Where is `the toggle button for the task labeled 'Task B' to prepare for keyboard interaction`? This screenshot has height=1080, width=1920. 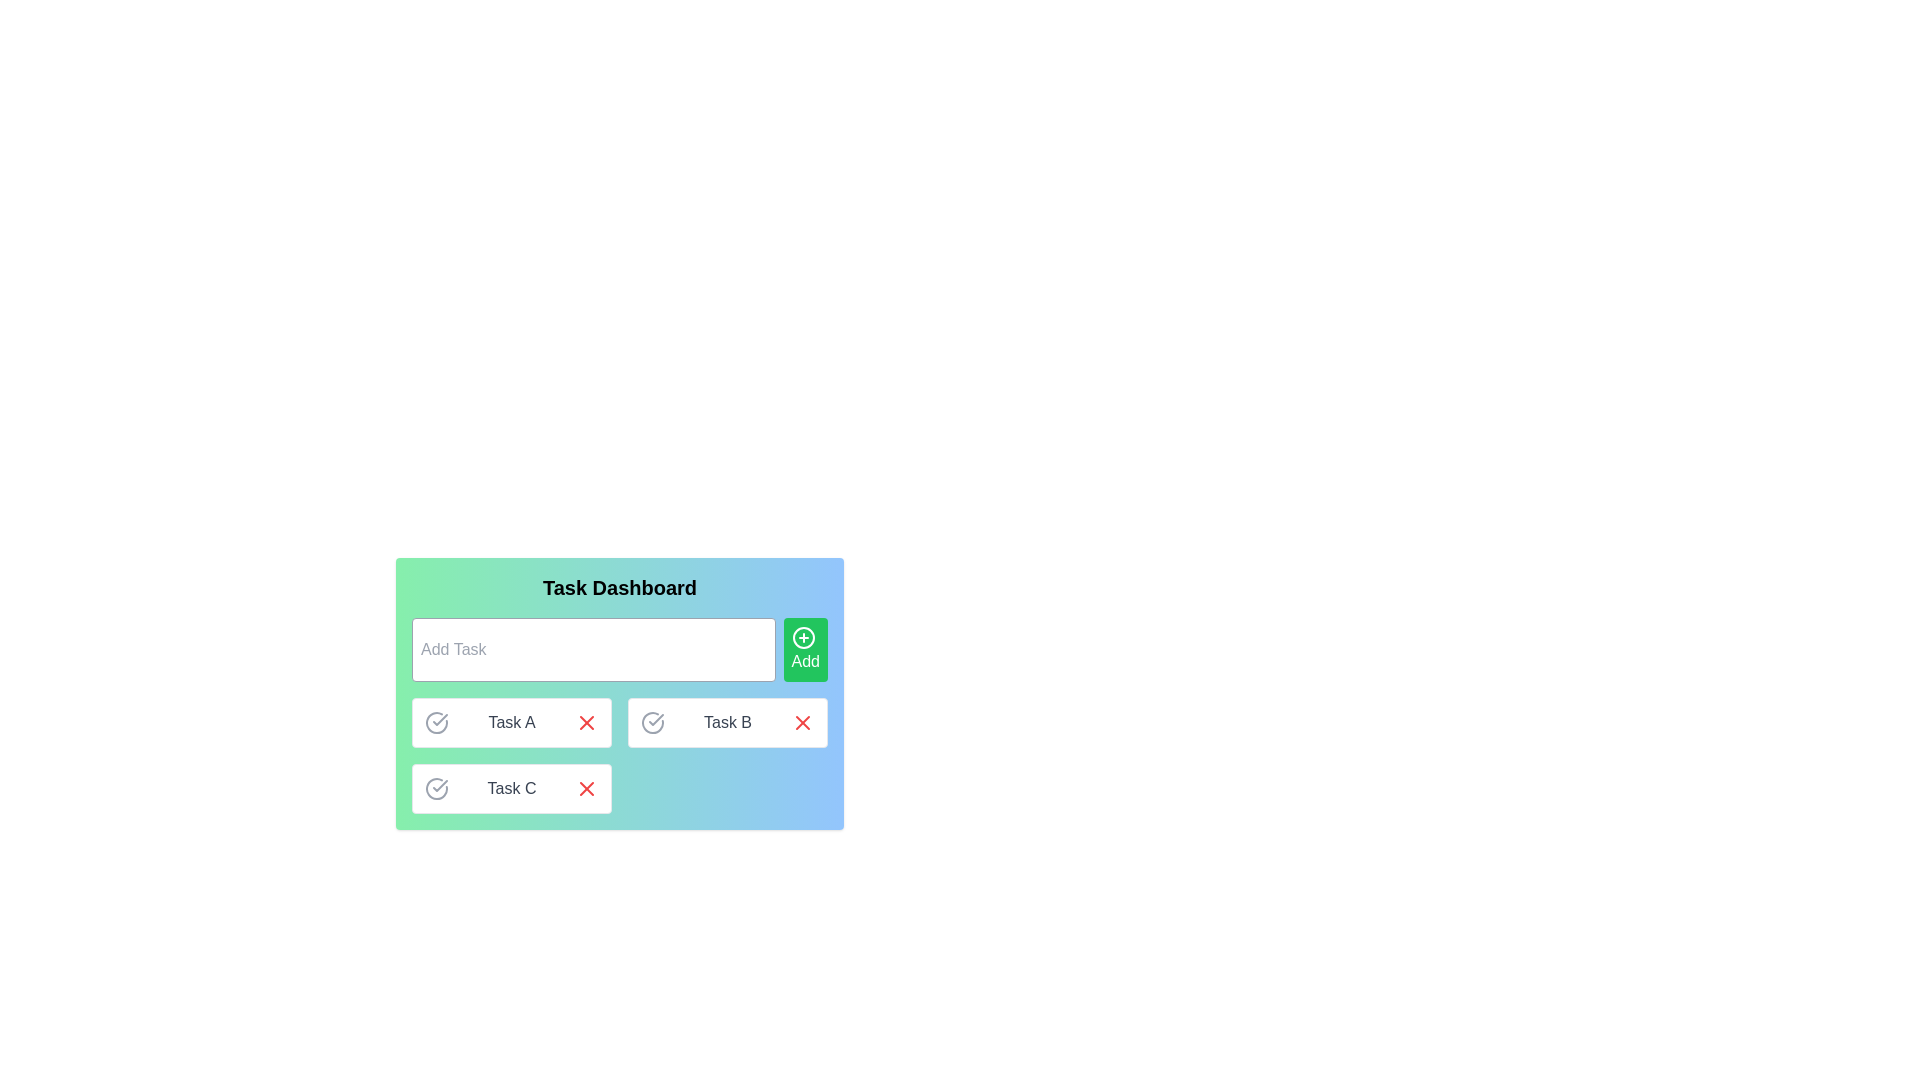 the toggle button for the task labeled 'Task B' to prepare for keyboard interaction is located at coordinates (652, 722).